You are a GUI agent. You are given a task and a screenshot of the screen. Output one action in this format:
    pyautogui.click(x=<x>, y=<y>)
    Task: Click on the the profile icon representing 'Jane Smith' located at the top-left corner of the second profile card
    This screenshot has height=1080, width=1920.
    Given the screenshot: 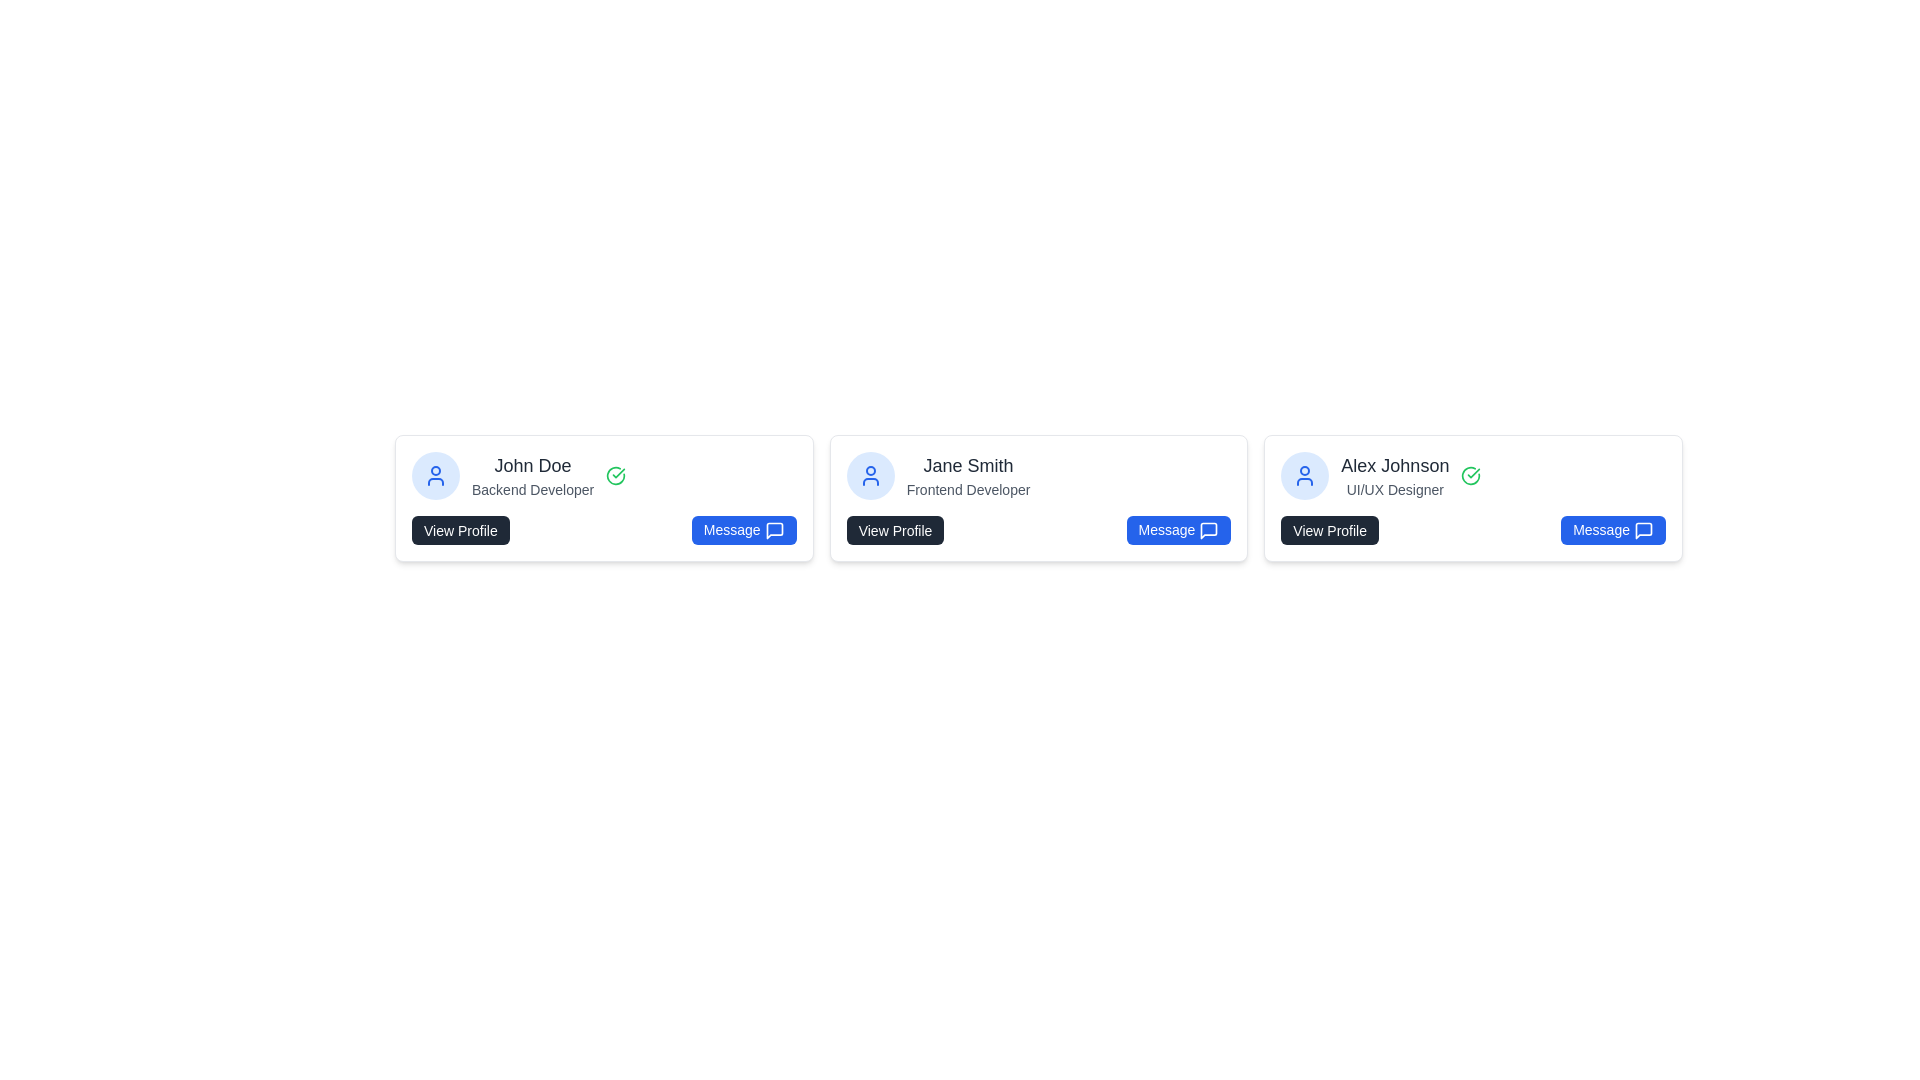 What is the action you would take?
    pyautogui.click(x=870, y=475)
    